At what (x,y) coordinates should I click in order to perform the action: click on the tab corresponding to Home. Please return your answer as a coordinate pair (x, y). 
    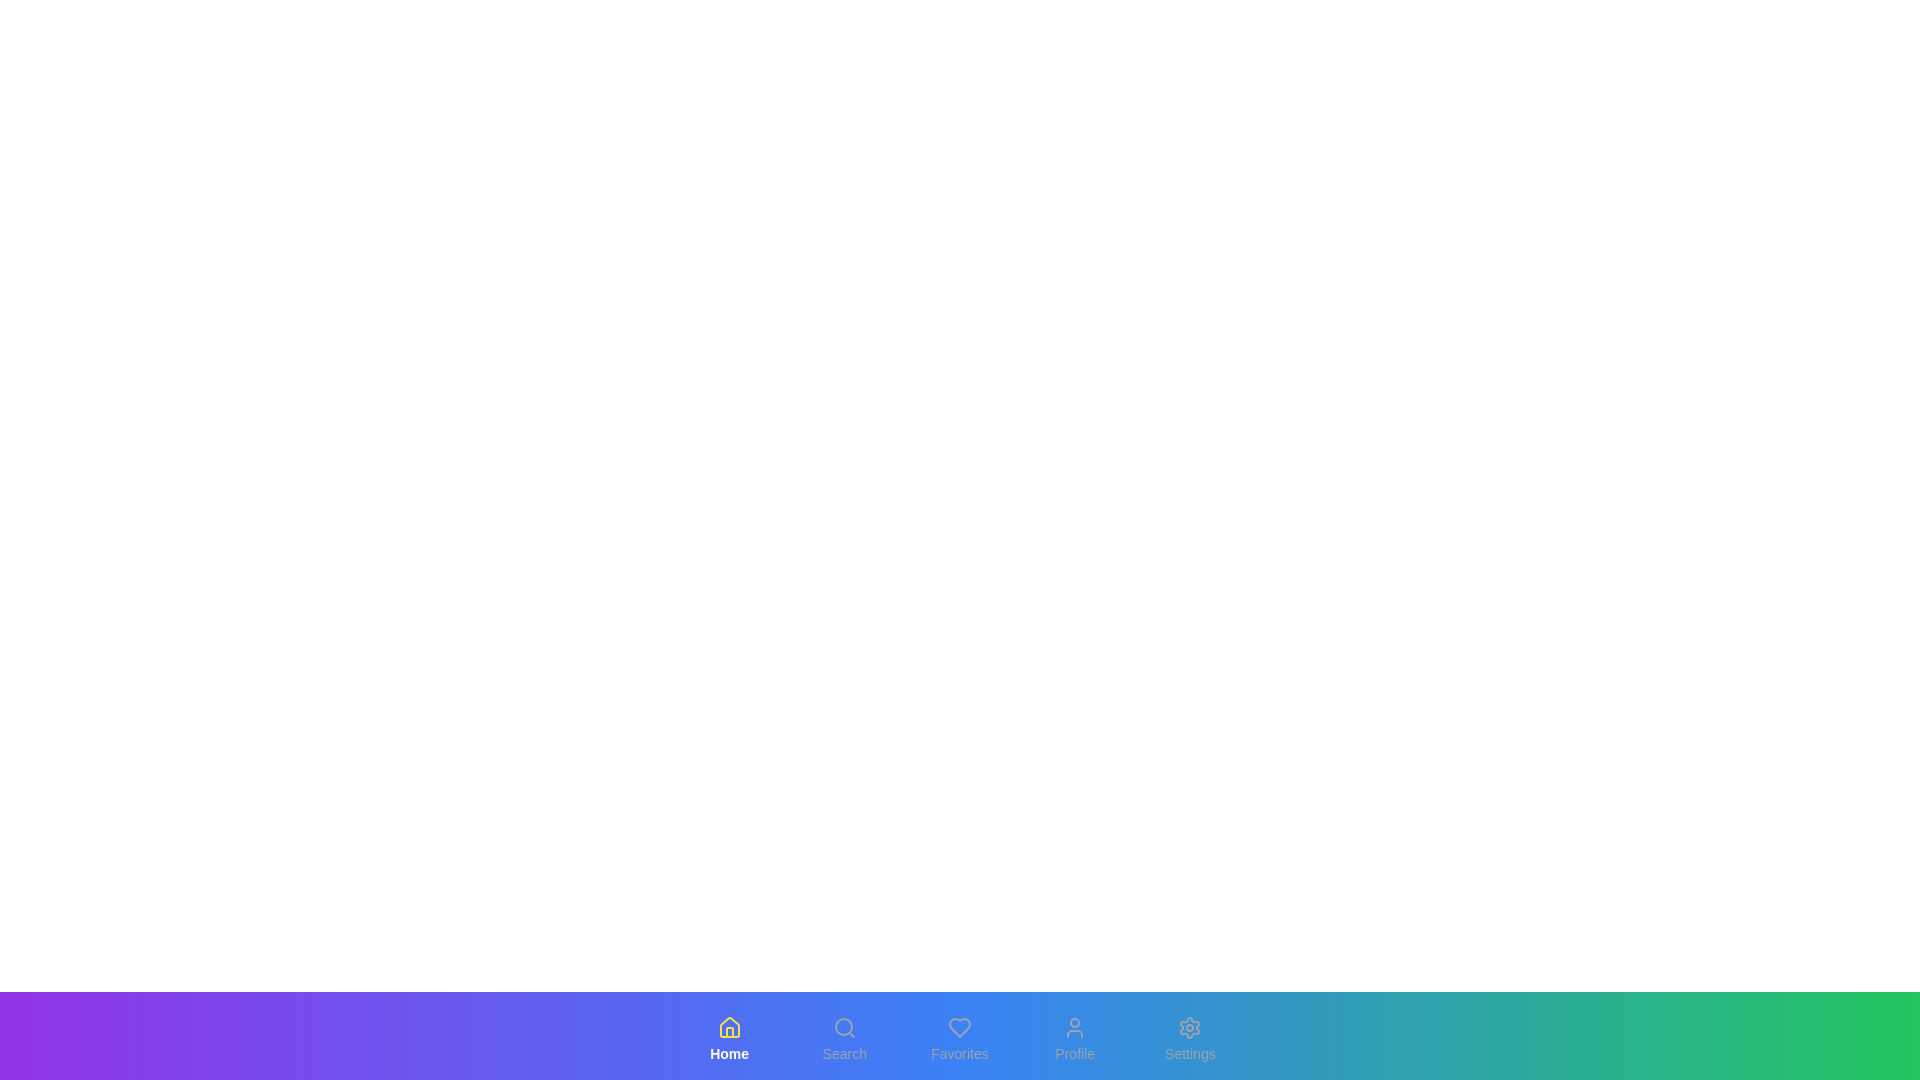
    Looking at the image, I should click on (728, 1039).